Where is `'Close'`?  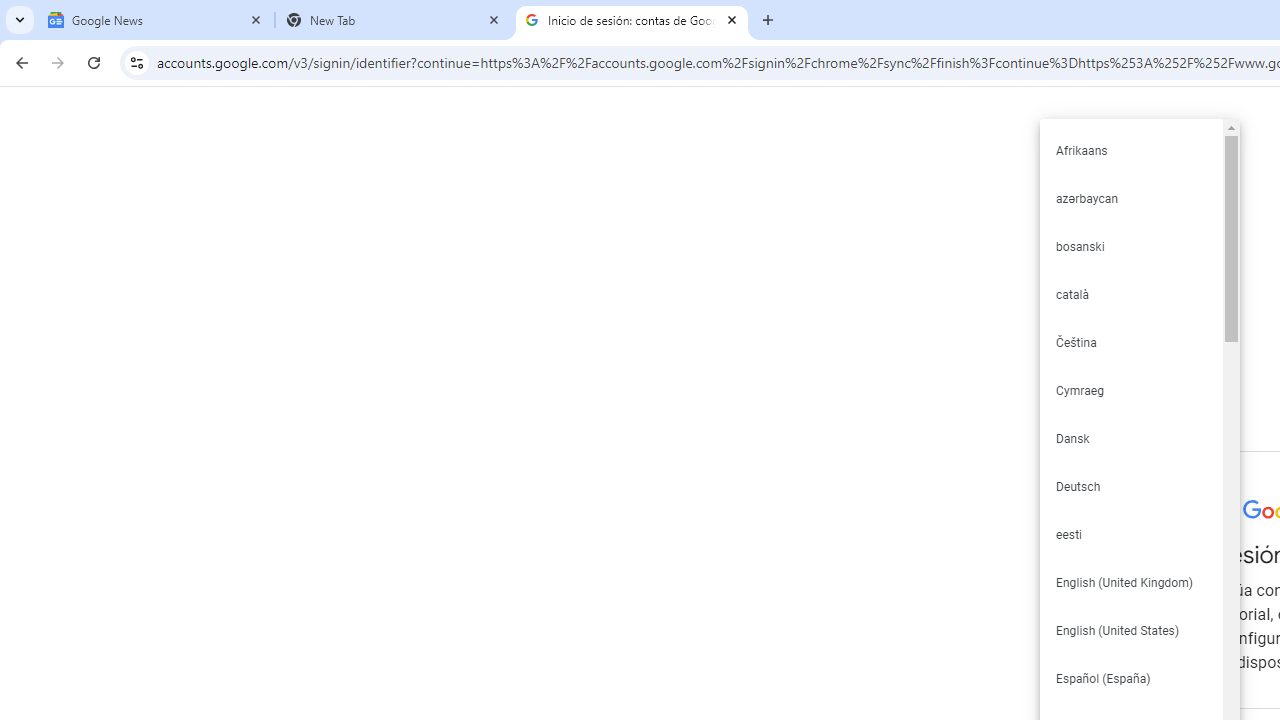
'Close' is located at coordinates (731, 19).